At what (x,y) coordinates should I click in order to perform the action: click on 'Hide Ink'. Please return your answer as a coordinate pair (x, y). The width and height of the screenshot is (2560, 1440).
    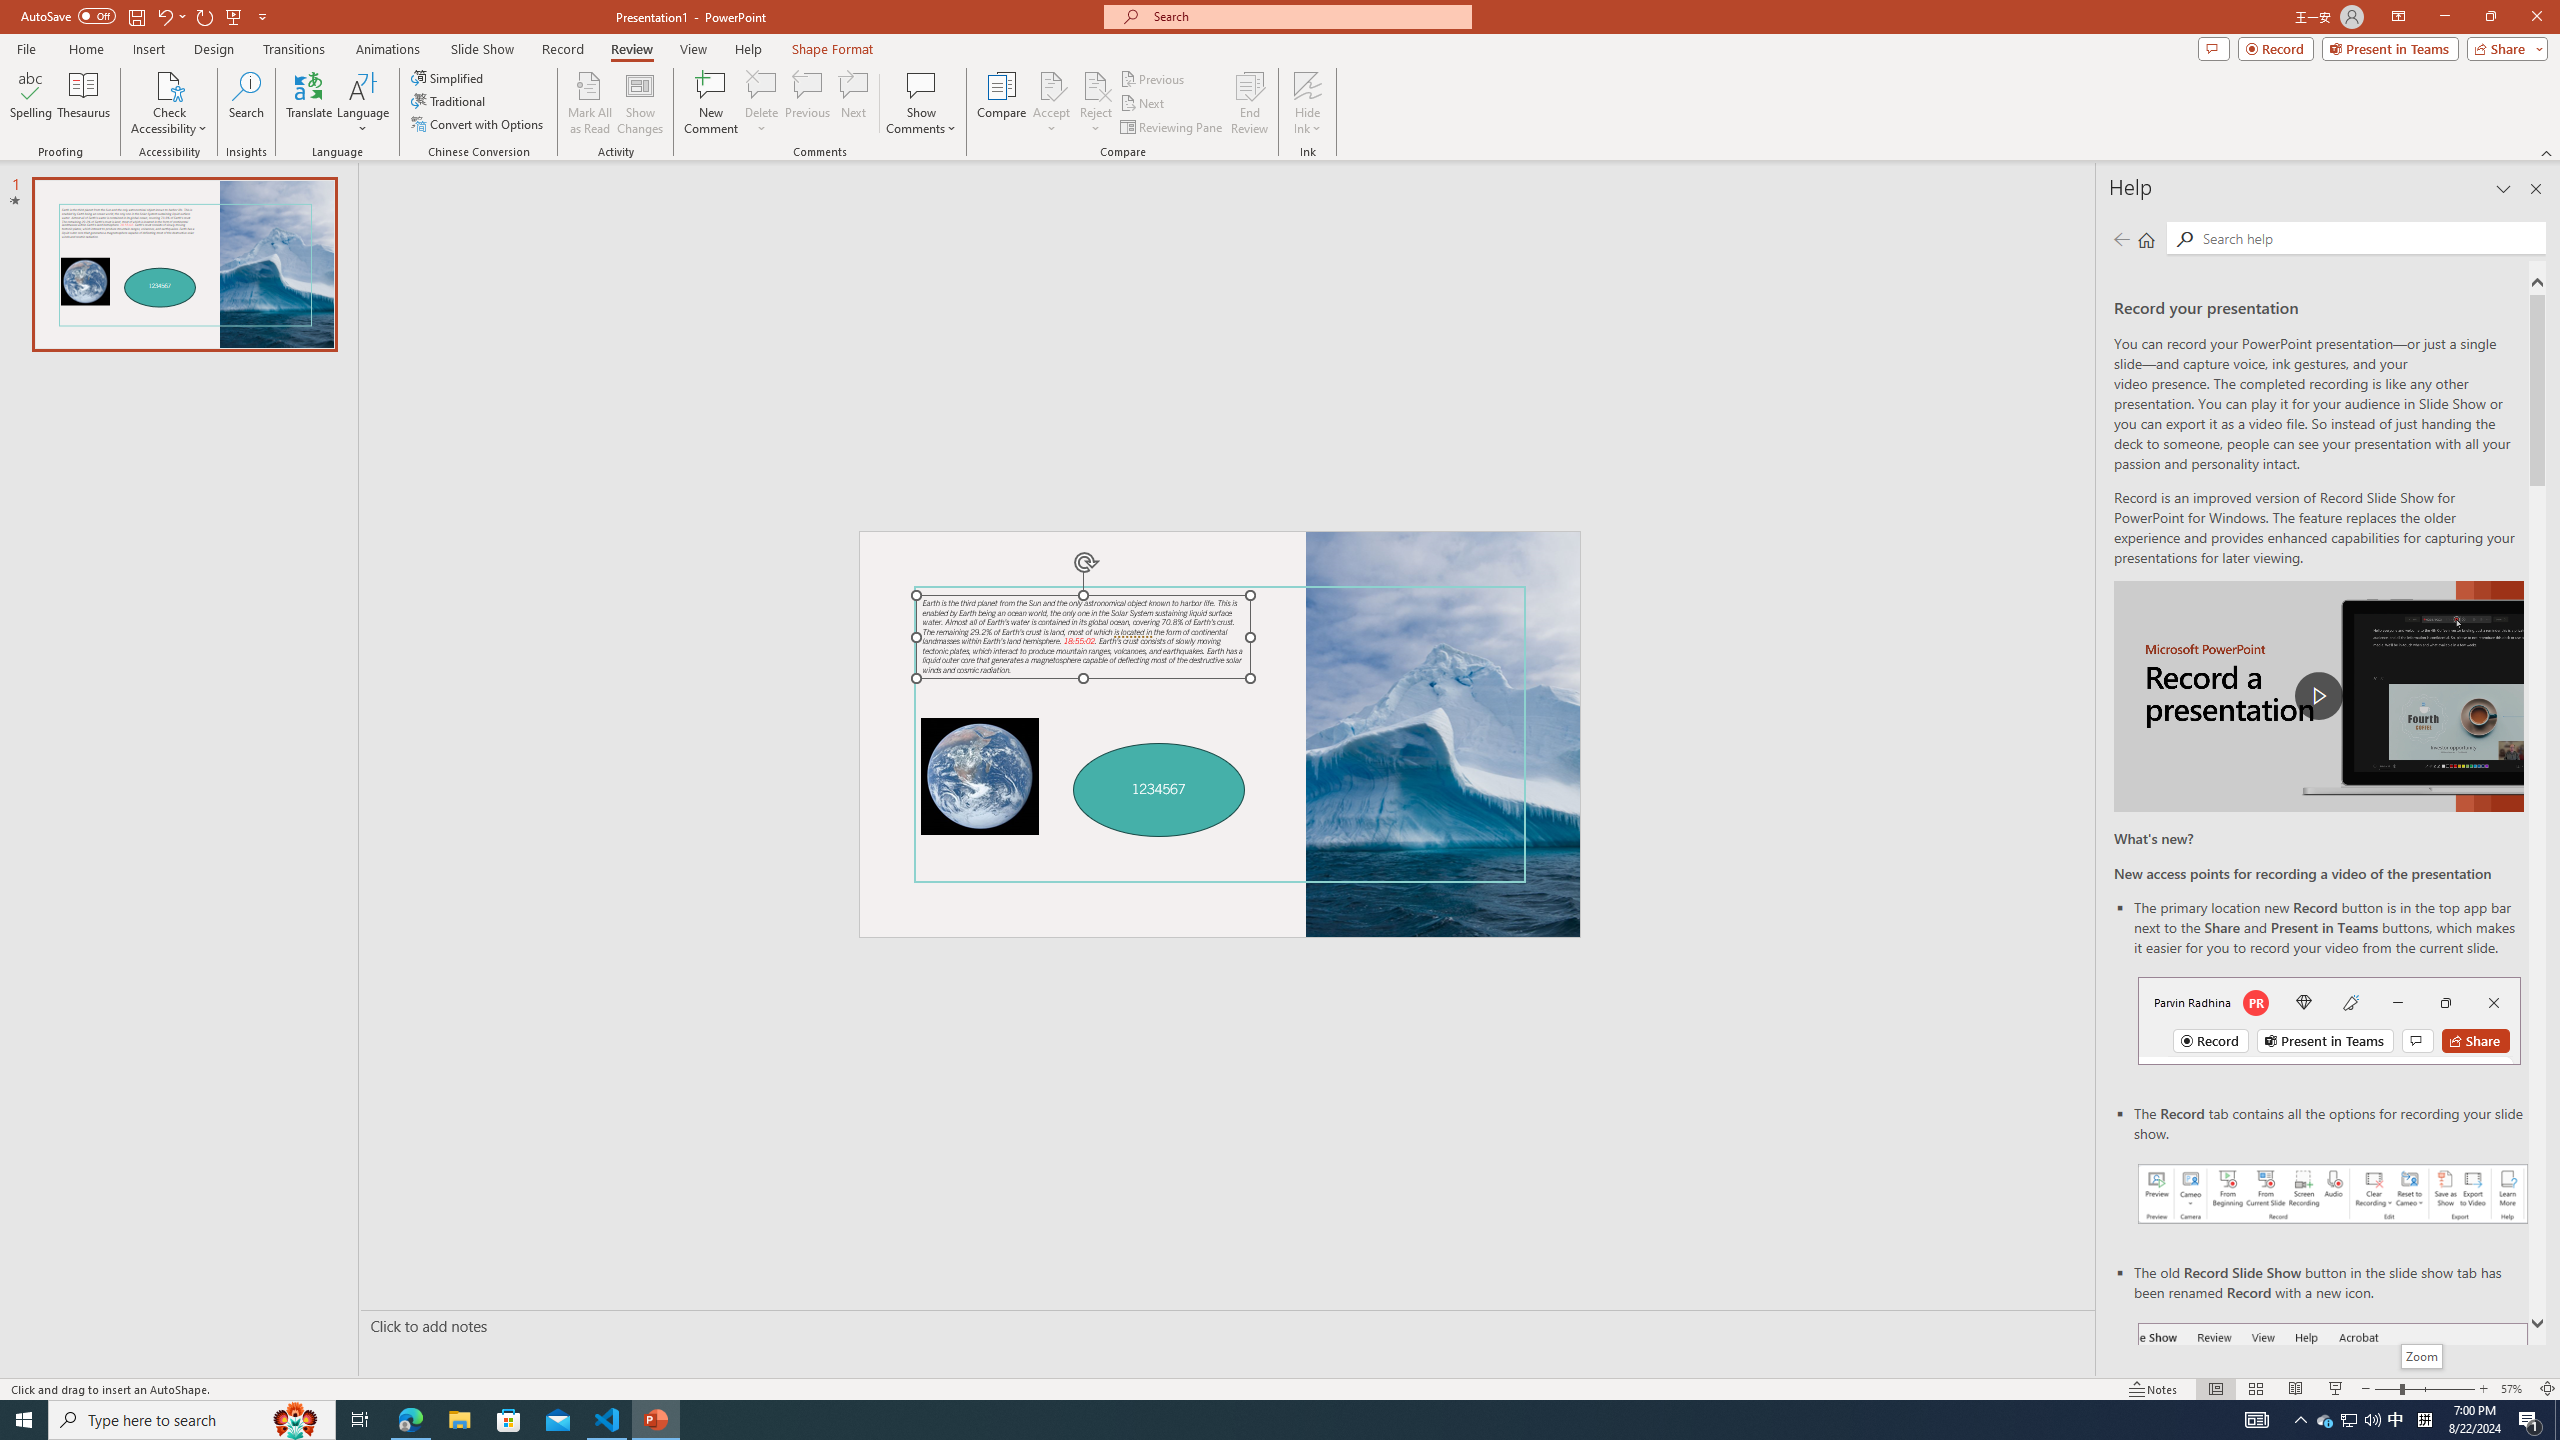
    Looking at the image, I should click on (1308, 84).